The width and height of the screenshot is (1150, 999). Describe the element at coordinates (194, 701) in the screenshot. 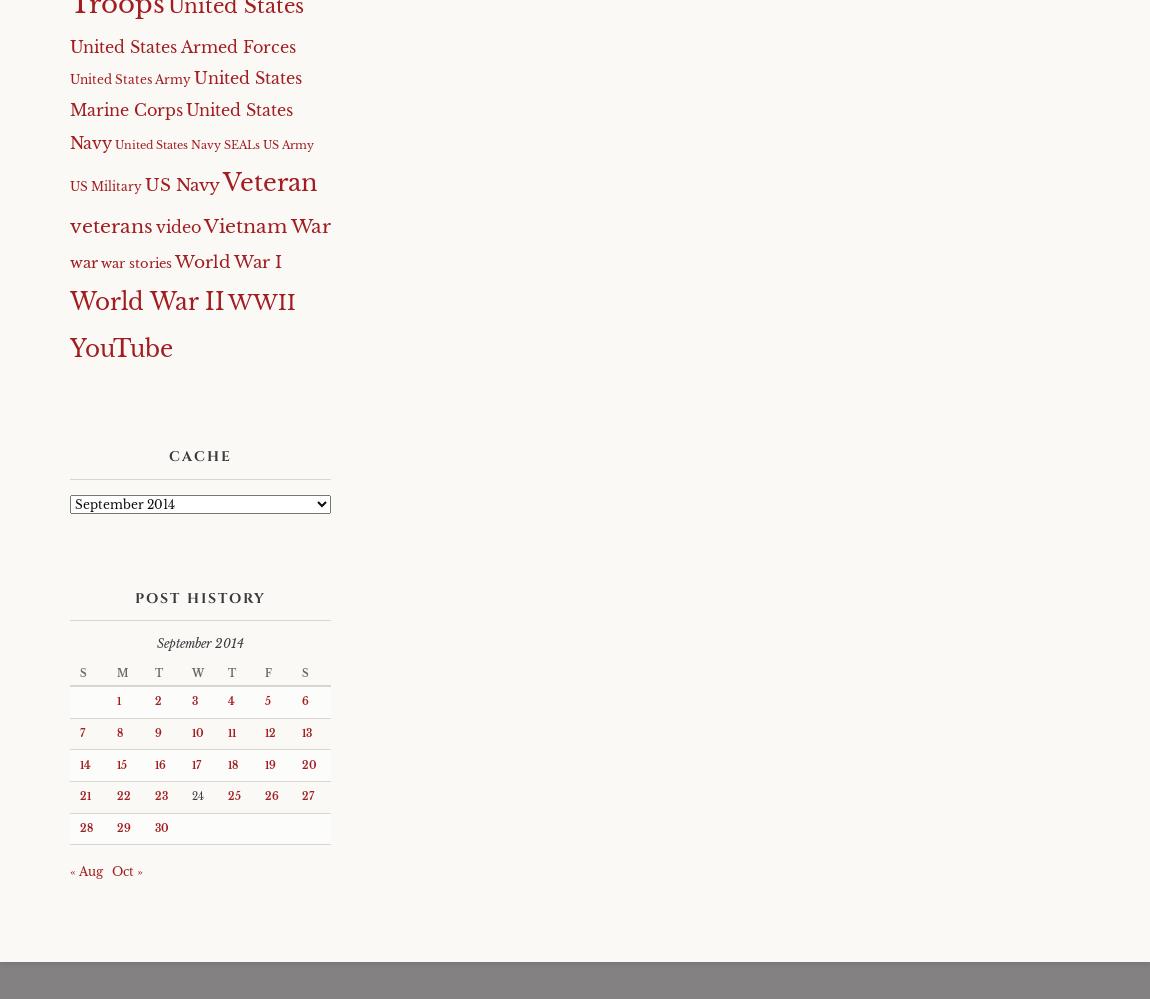

I see `'3'` at that location.